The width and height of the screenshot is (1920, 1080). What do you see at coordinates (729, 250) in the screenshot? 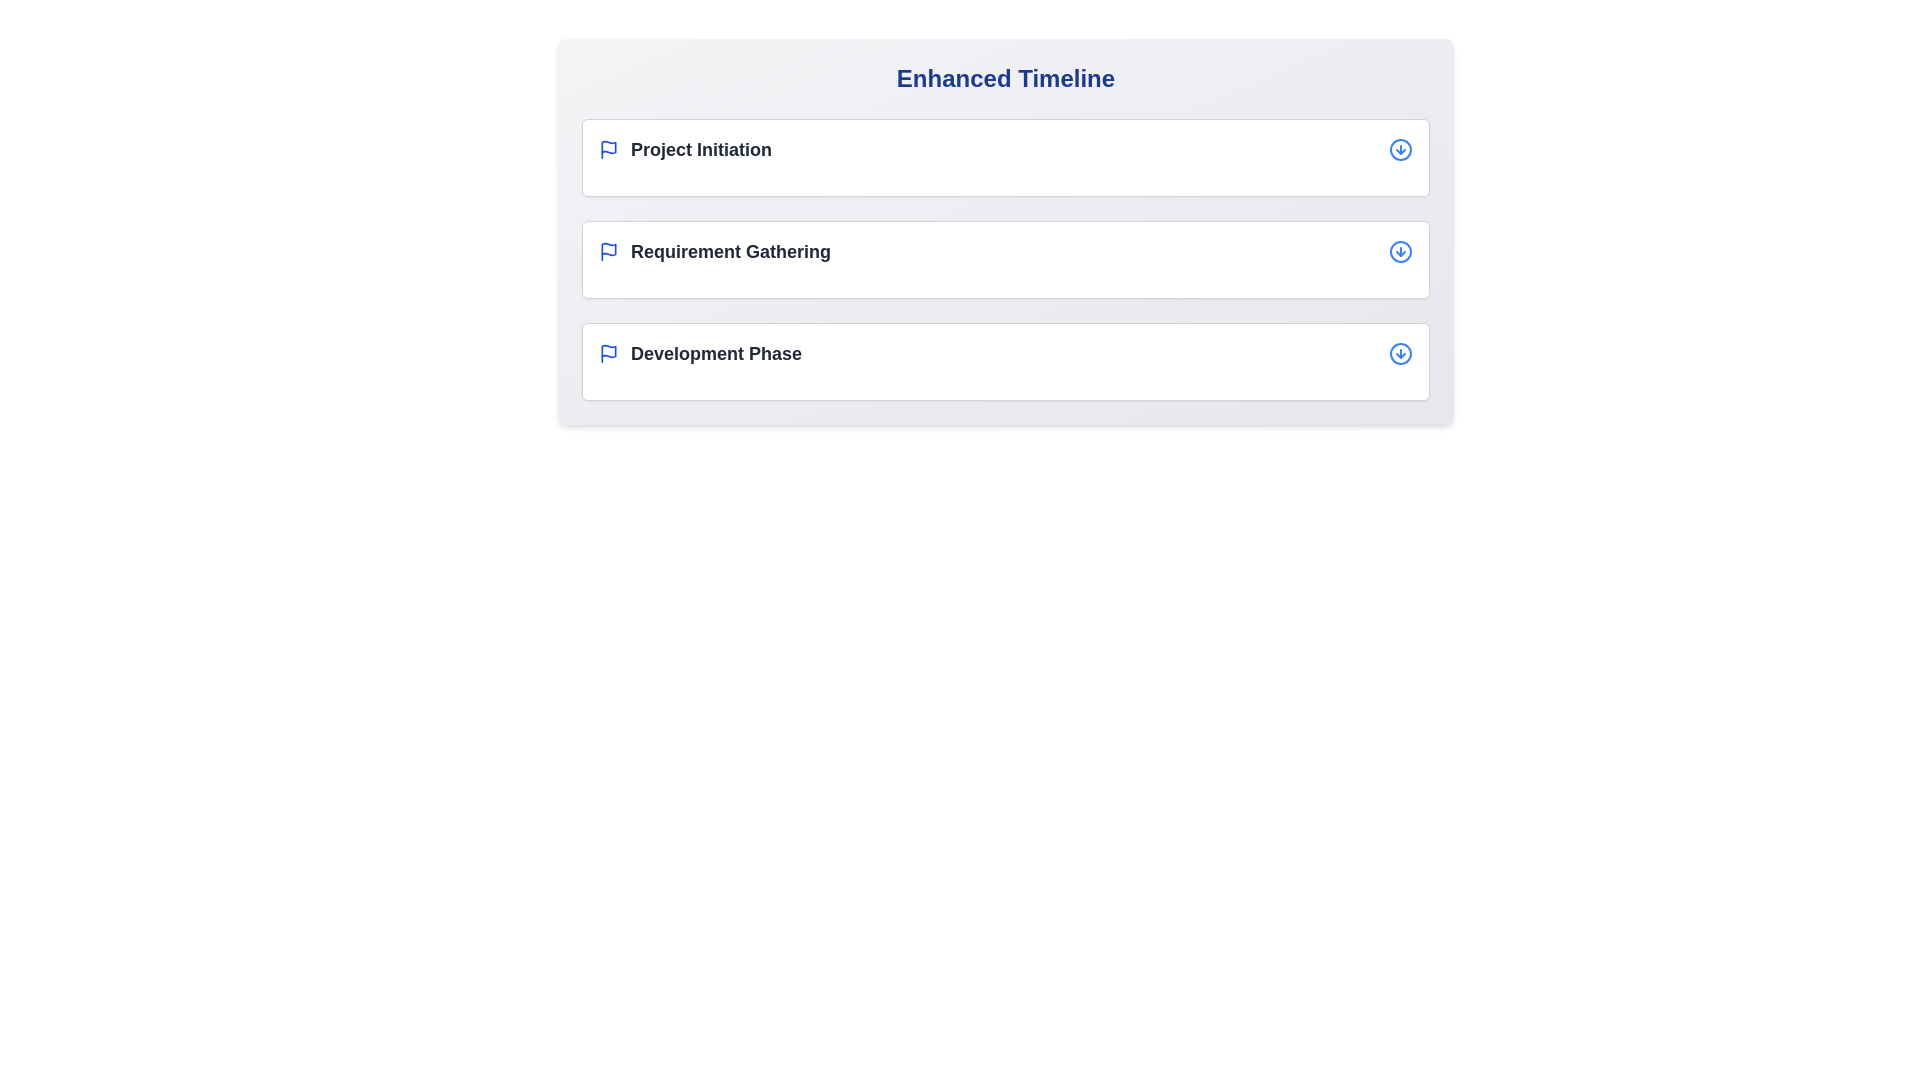
I see `the static text label or heading that identifies the second item in a vertical list, situated between 'Project Initiation' and 'Development Phase'` at bounding box center [729, 250].